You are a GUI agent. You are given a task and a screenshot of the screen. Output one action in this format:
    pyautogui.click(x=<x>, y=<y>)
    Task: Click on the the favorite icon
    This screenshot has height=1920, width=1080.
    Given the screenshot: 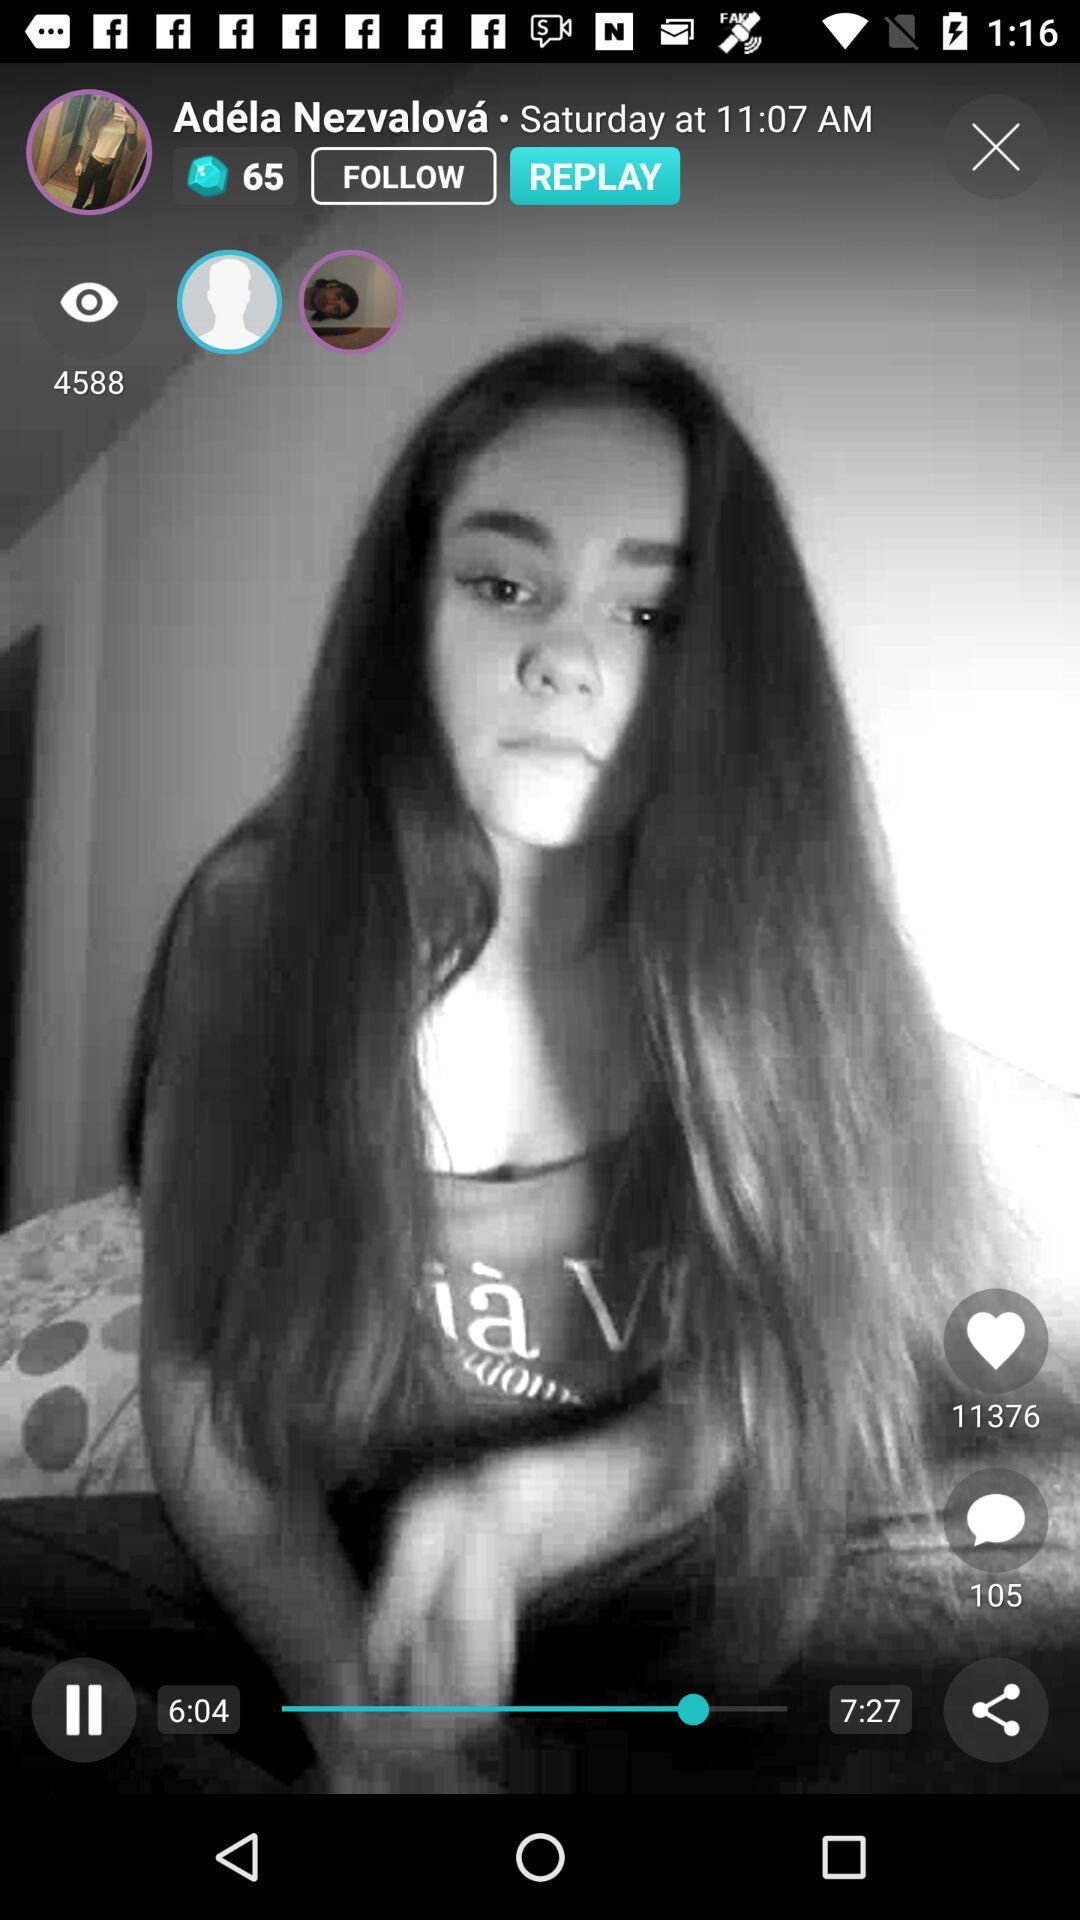 What is the action you would take?
    pyautogui.click(x=995, y=1340)
    